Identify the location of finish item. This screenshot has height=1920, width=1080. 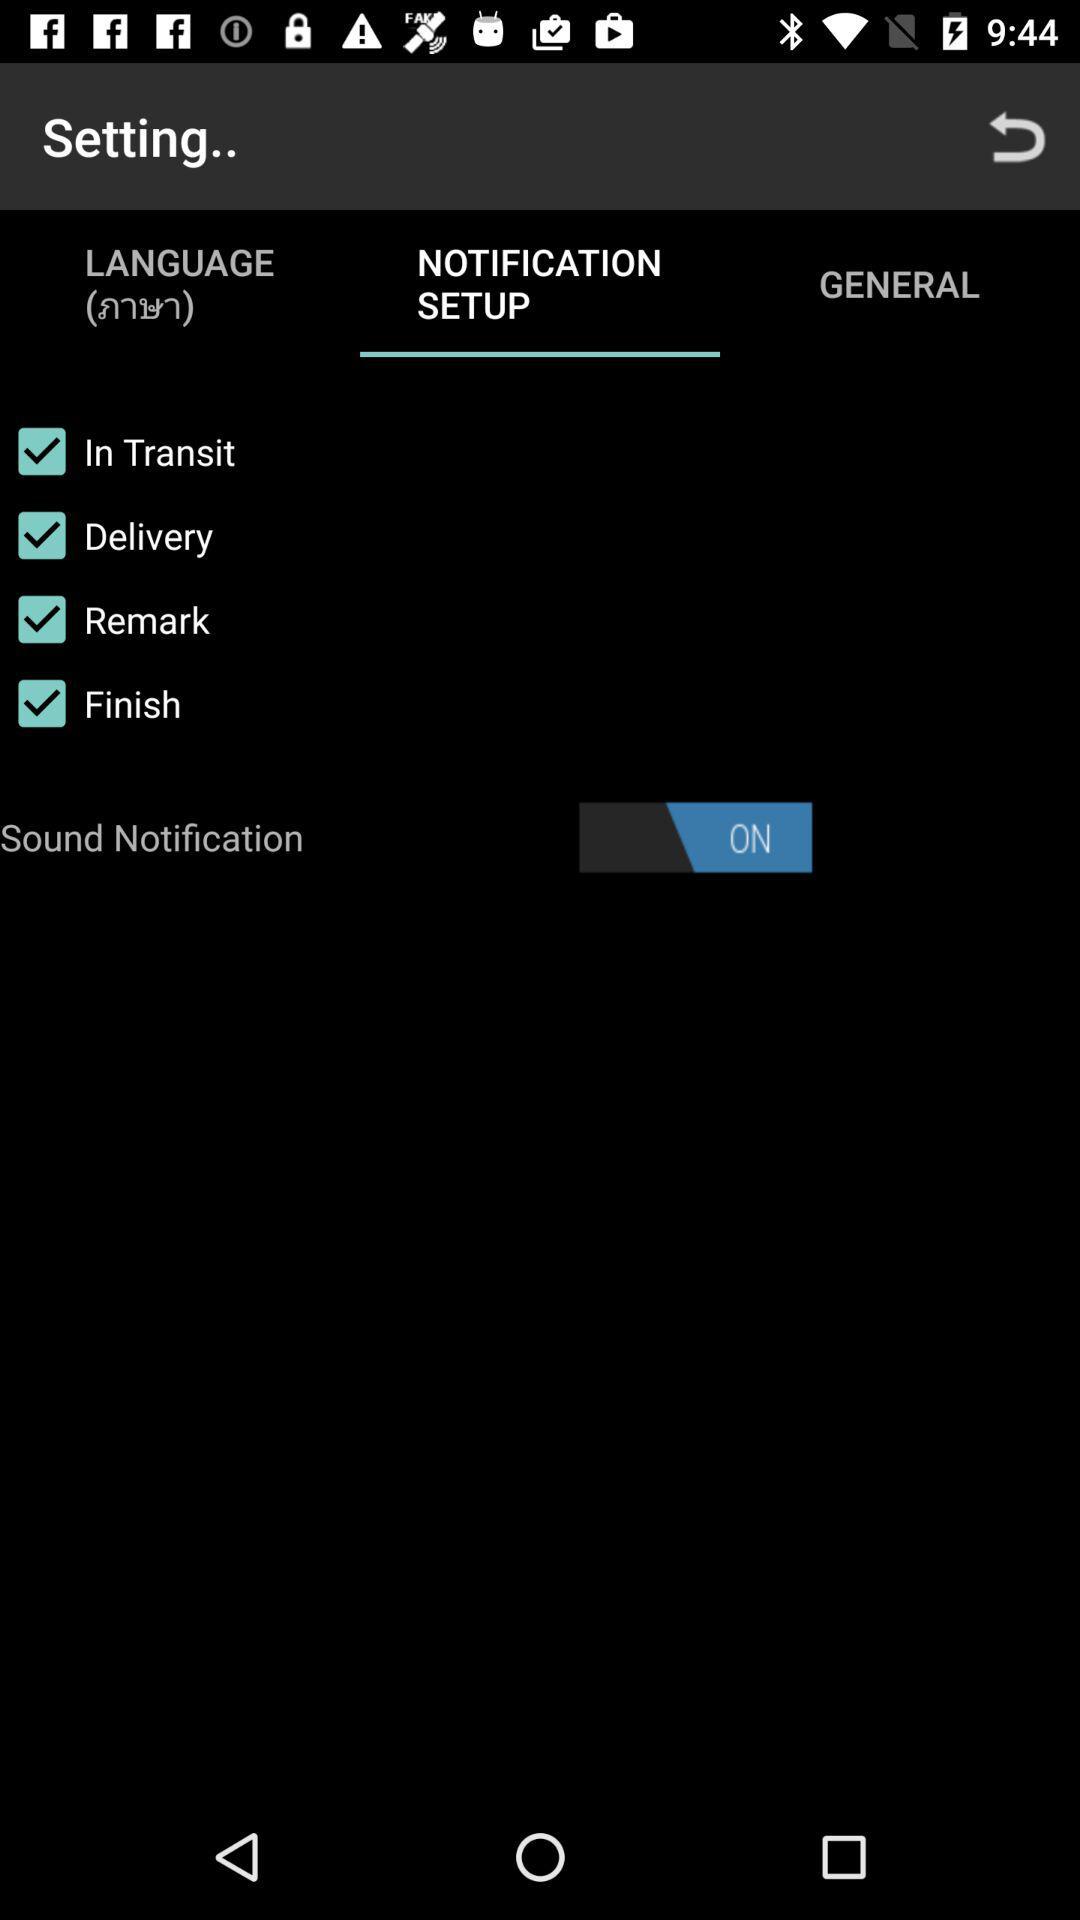
(90, 703).